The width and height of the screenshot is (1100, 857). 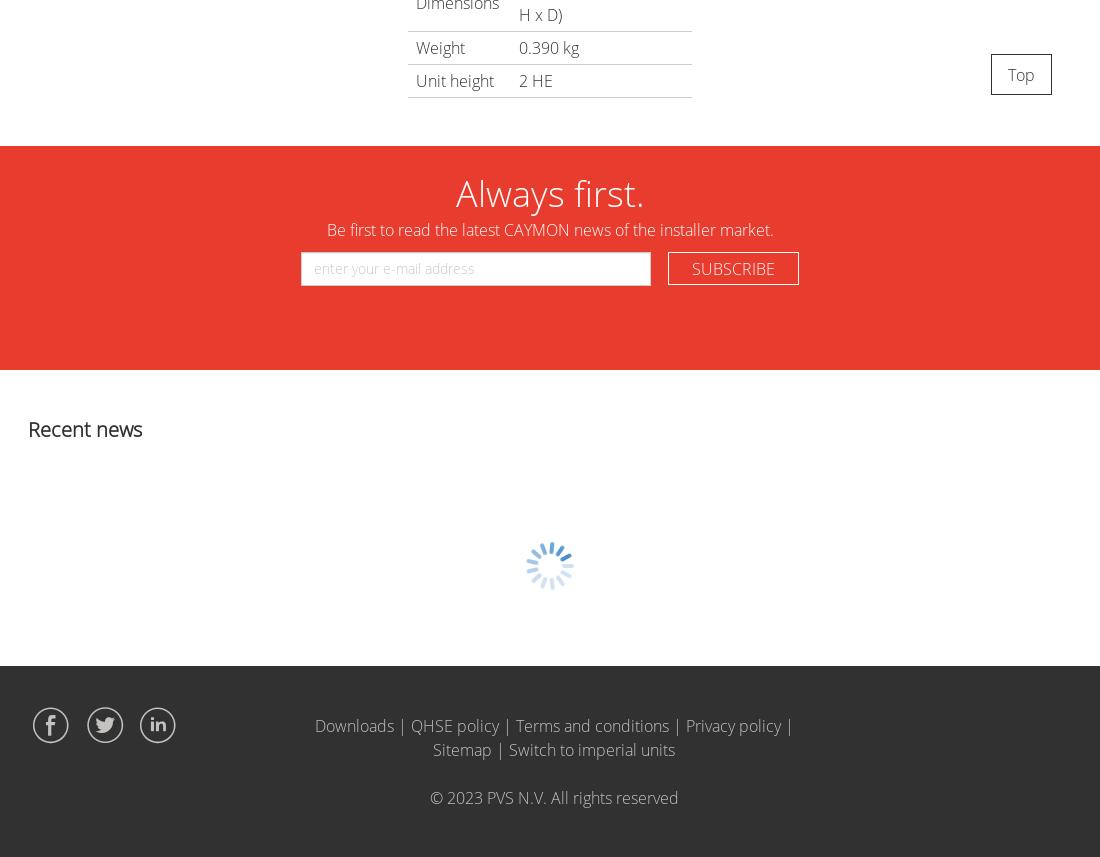 What do you see at coordinates (409, 725) in the screenshot?
I see `'QHSE policy'` at bounding box center [409, 725].